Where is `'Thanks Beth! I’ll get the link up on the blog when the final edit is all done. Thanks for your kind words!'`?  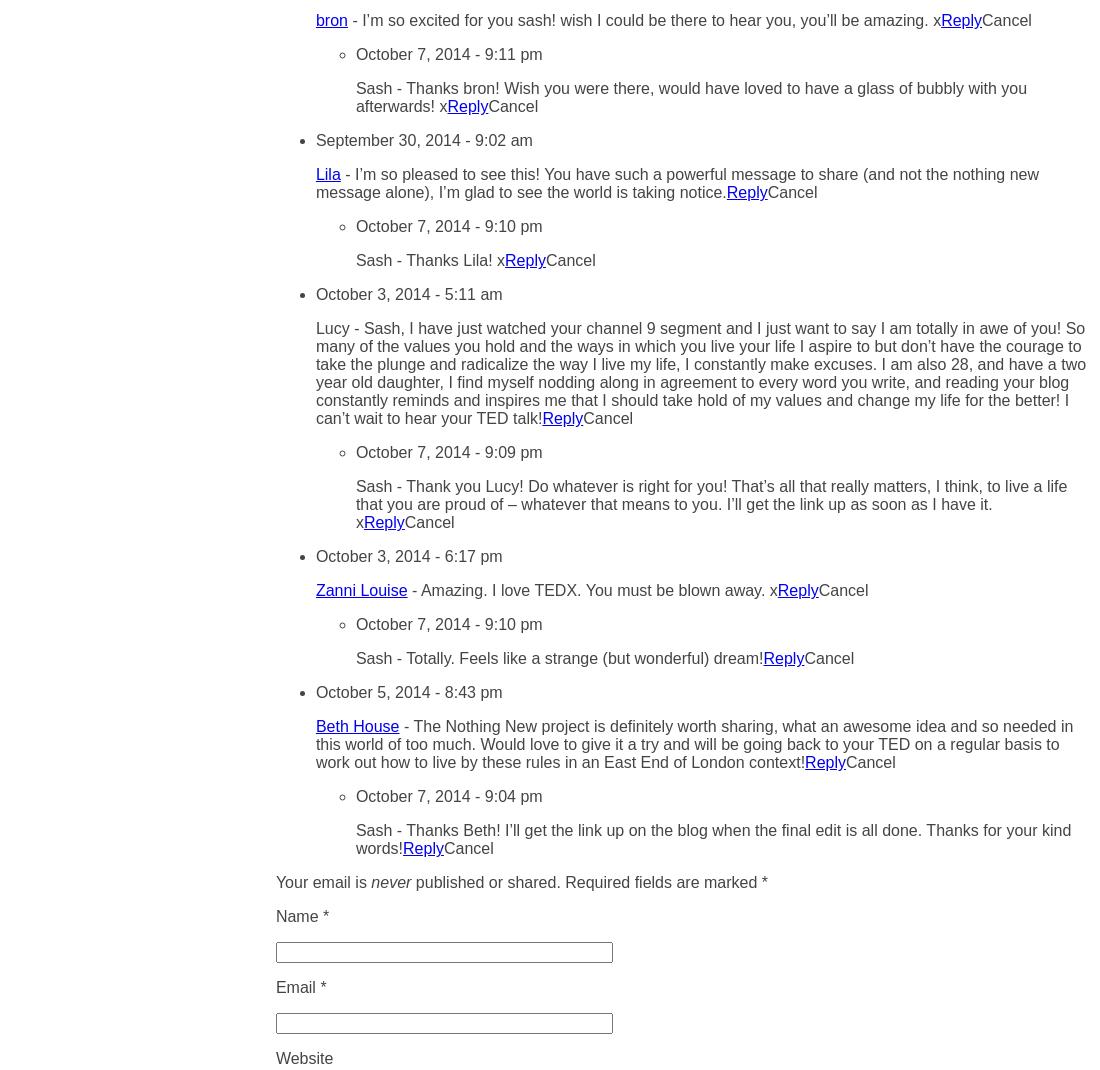
'Thanks Beth! I’ll get the link up on the blog when the final edit is all done. Thanks for your kind words!' is located at coordinates (712, 839).